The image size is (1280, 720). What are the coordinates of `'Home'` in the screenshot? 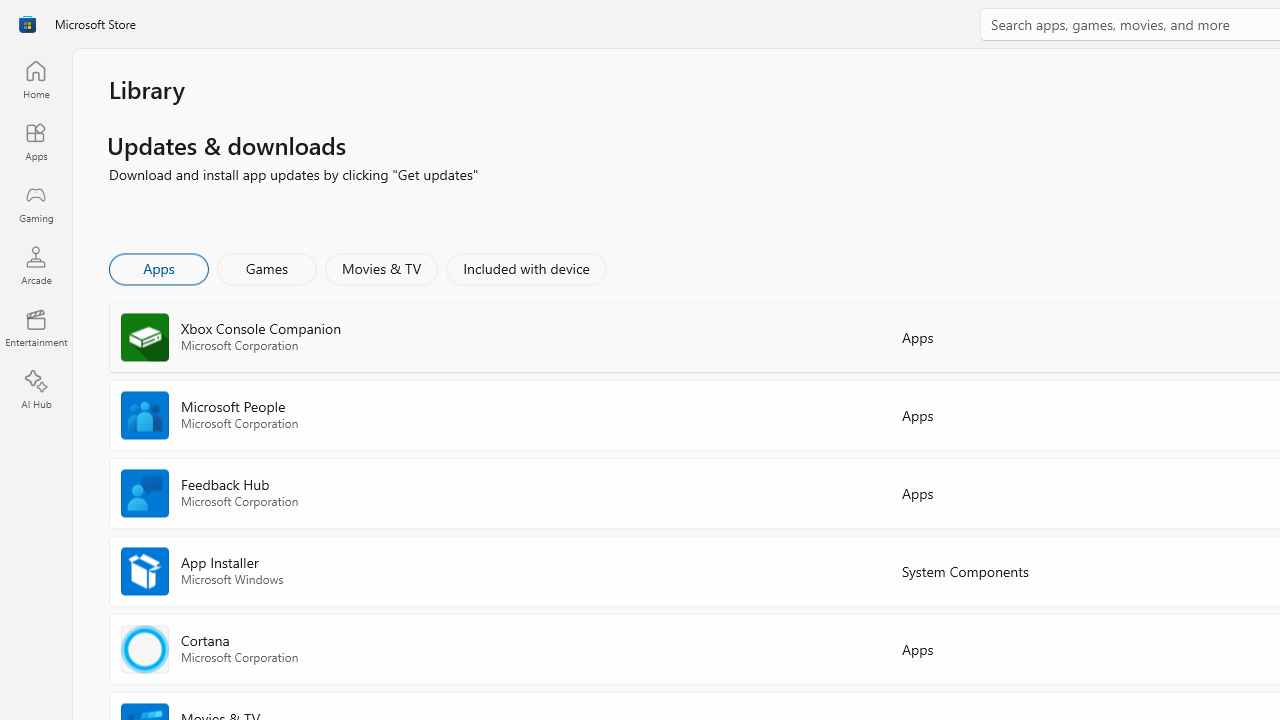 It's located at (35, 78).